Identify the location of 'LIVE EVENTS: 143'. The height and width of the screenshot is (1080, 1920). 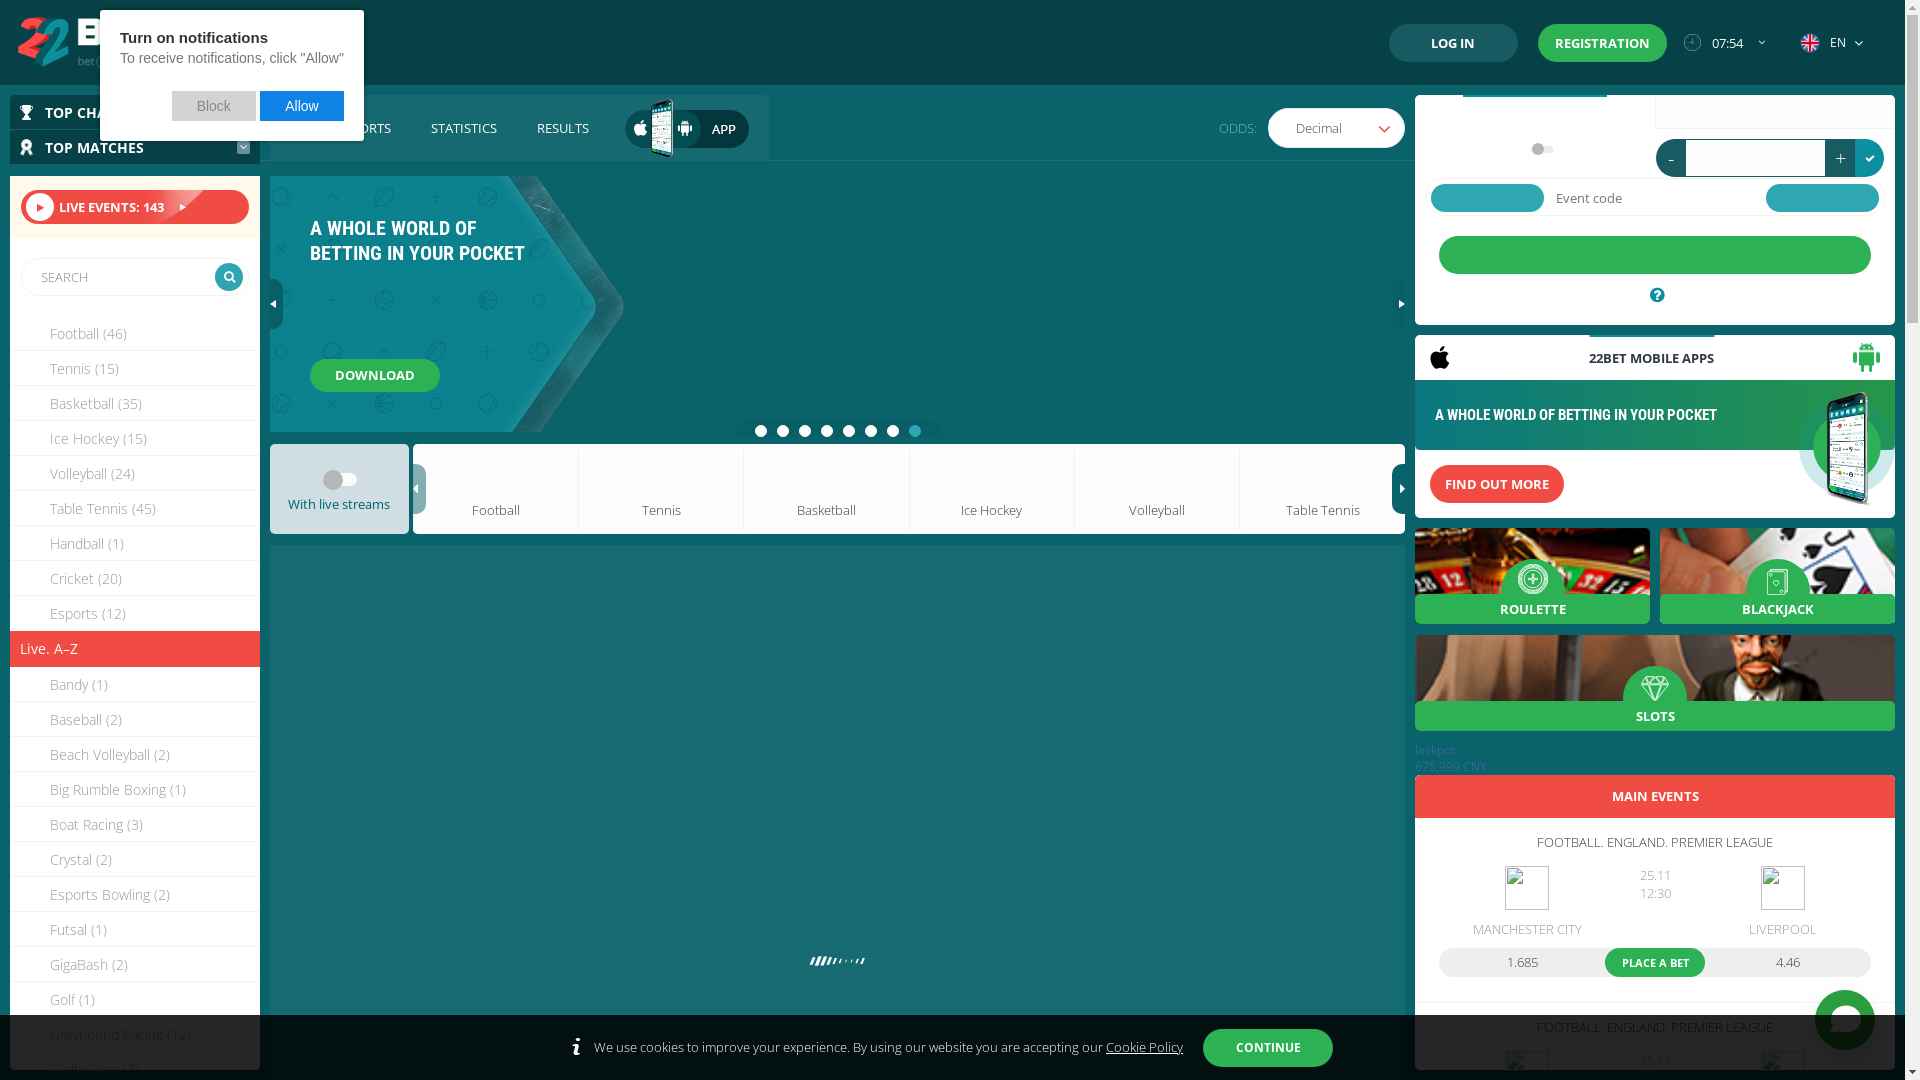
(133, 207).